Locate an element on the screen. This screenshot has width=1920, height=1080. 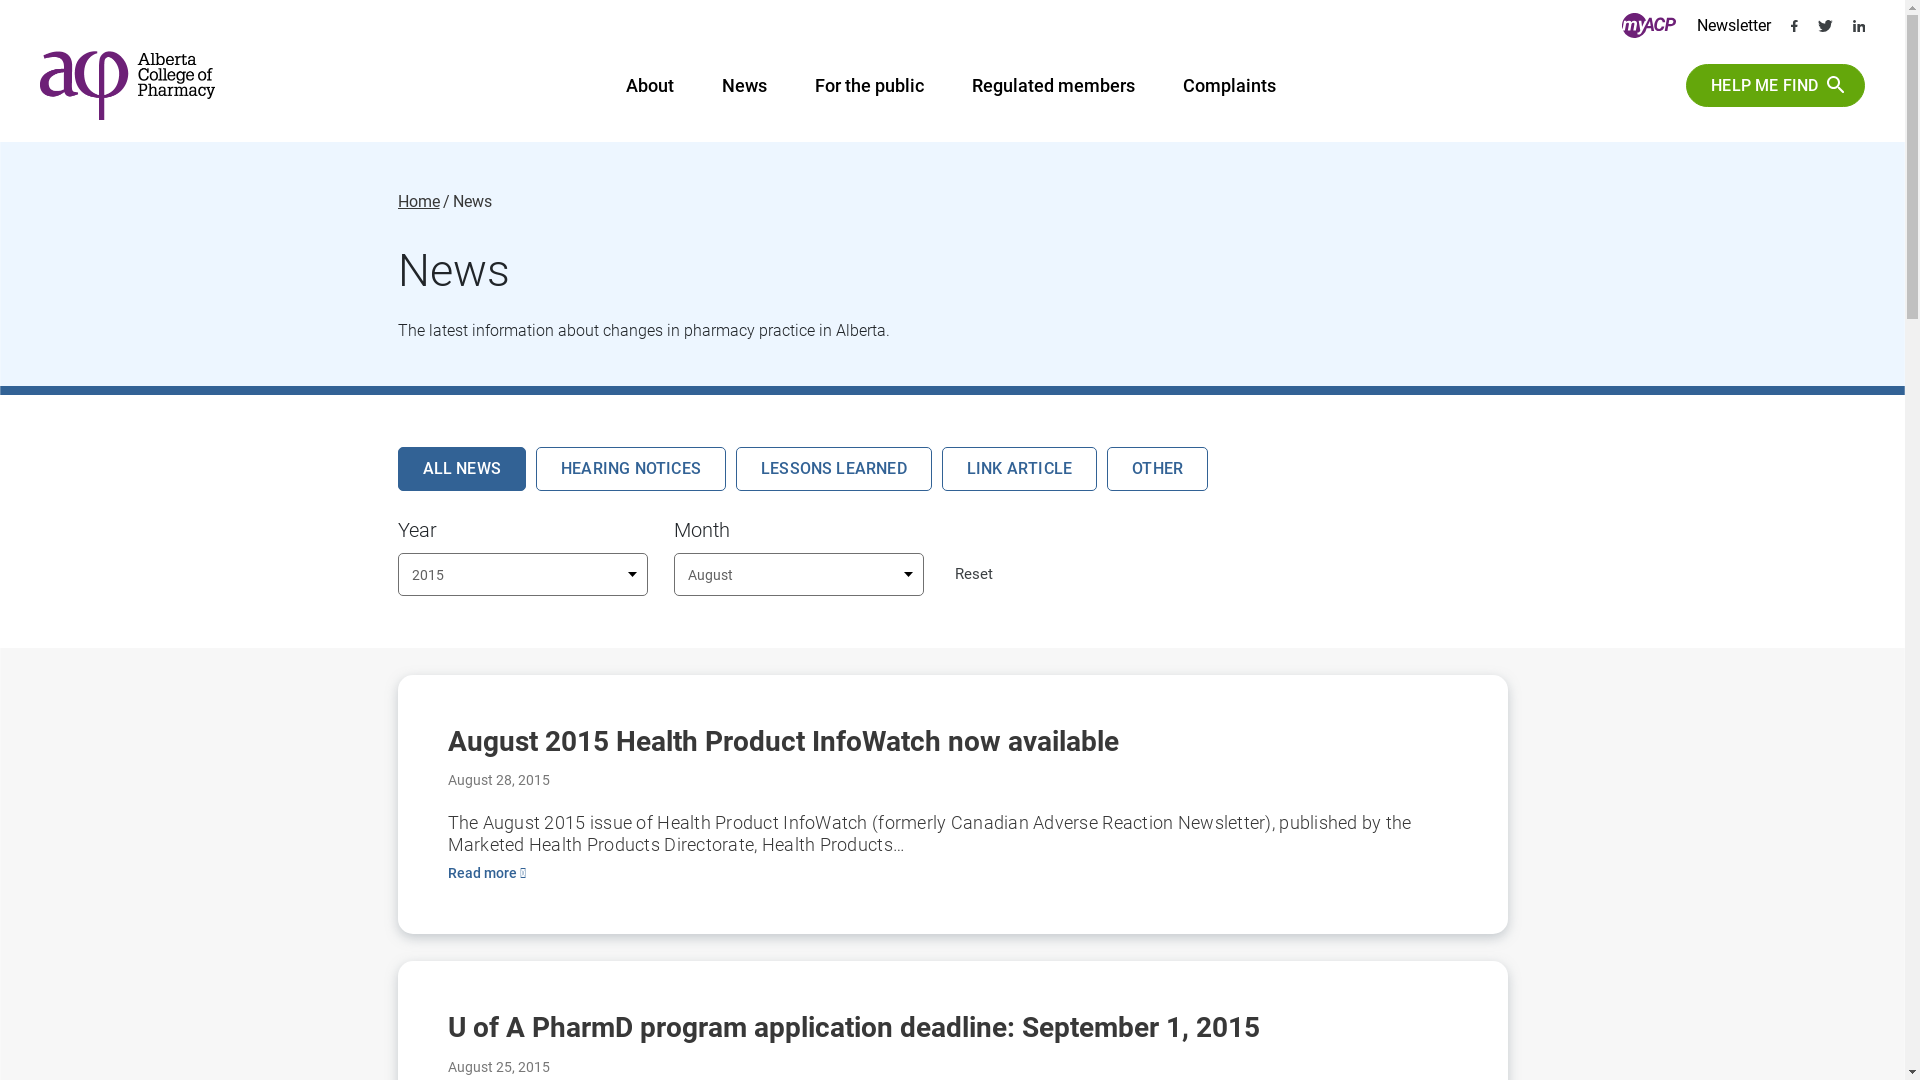
'ALL NEWS' is located at coordinates (461, 467).